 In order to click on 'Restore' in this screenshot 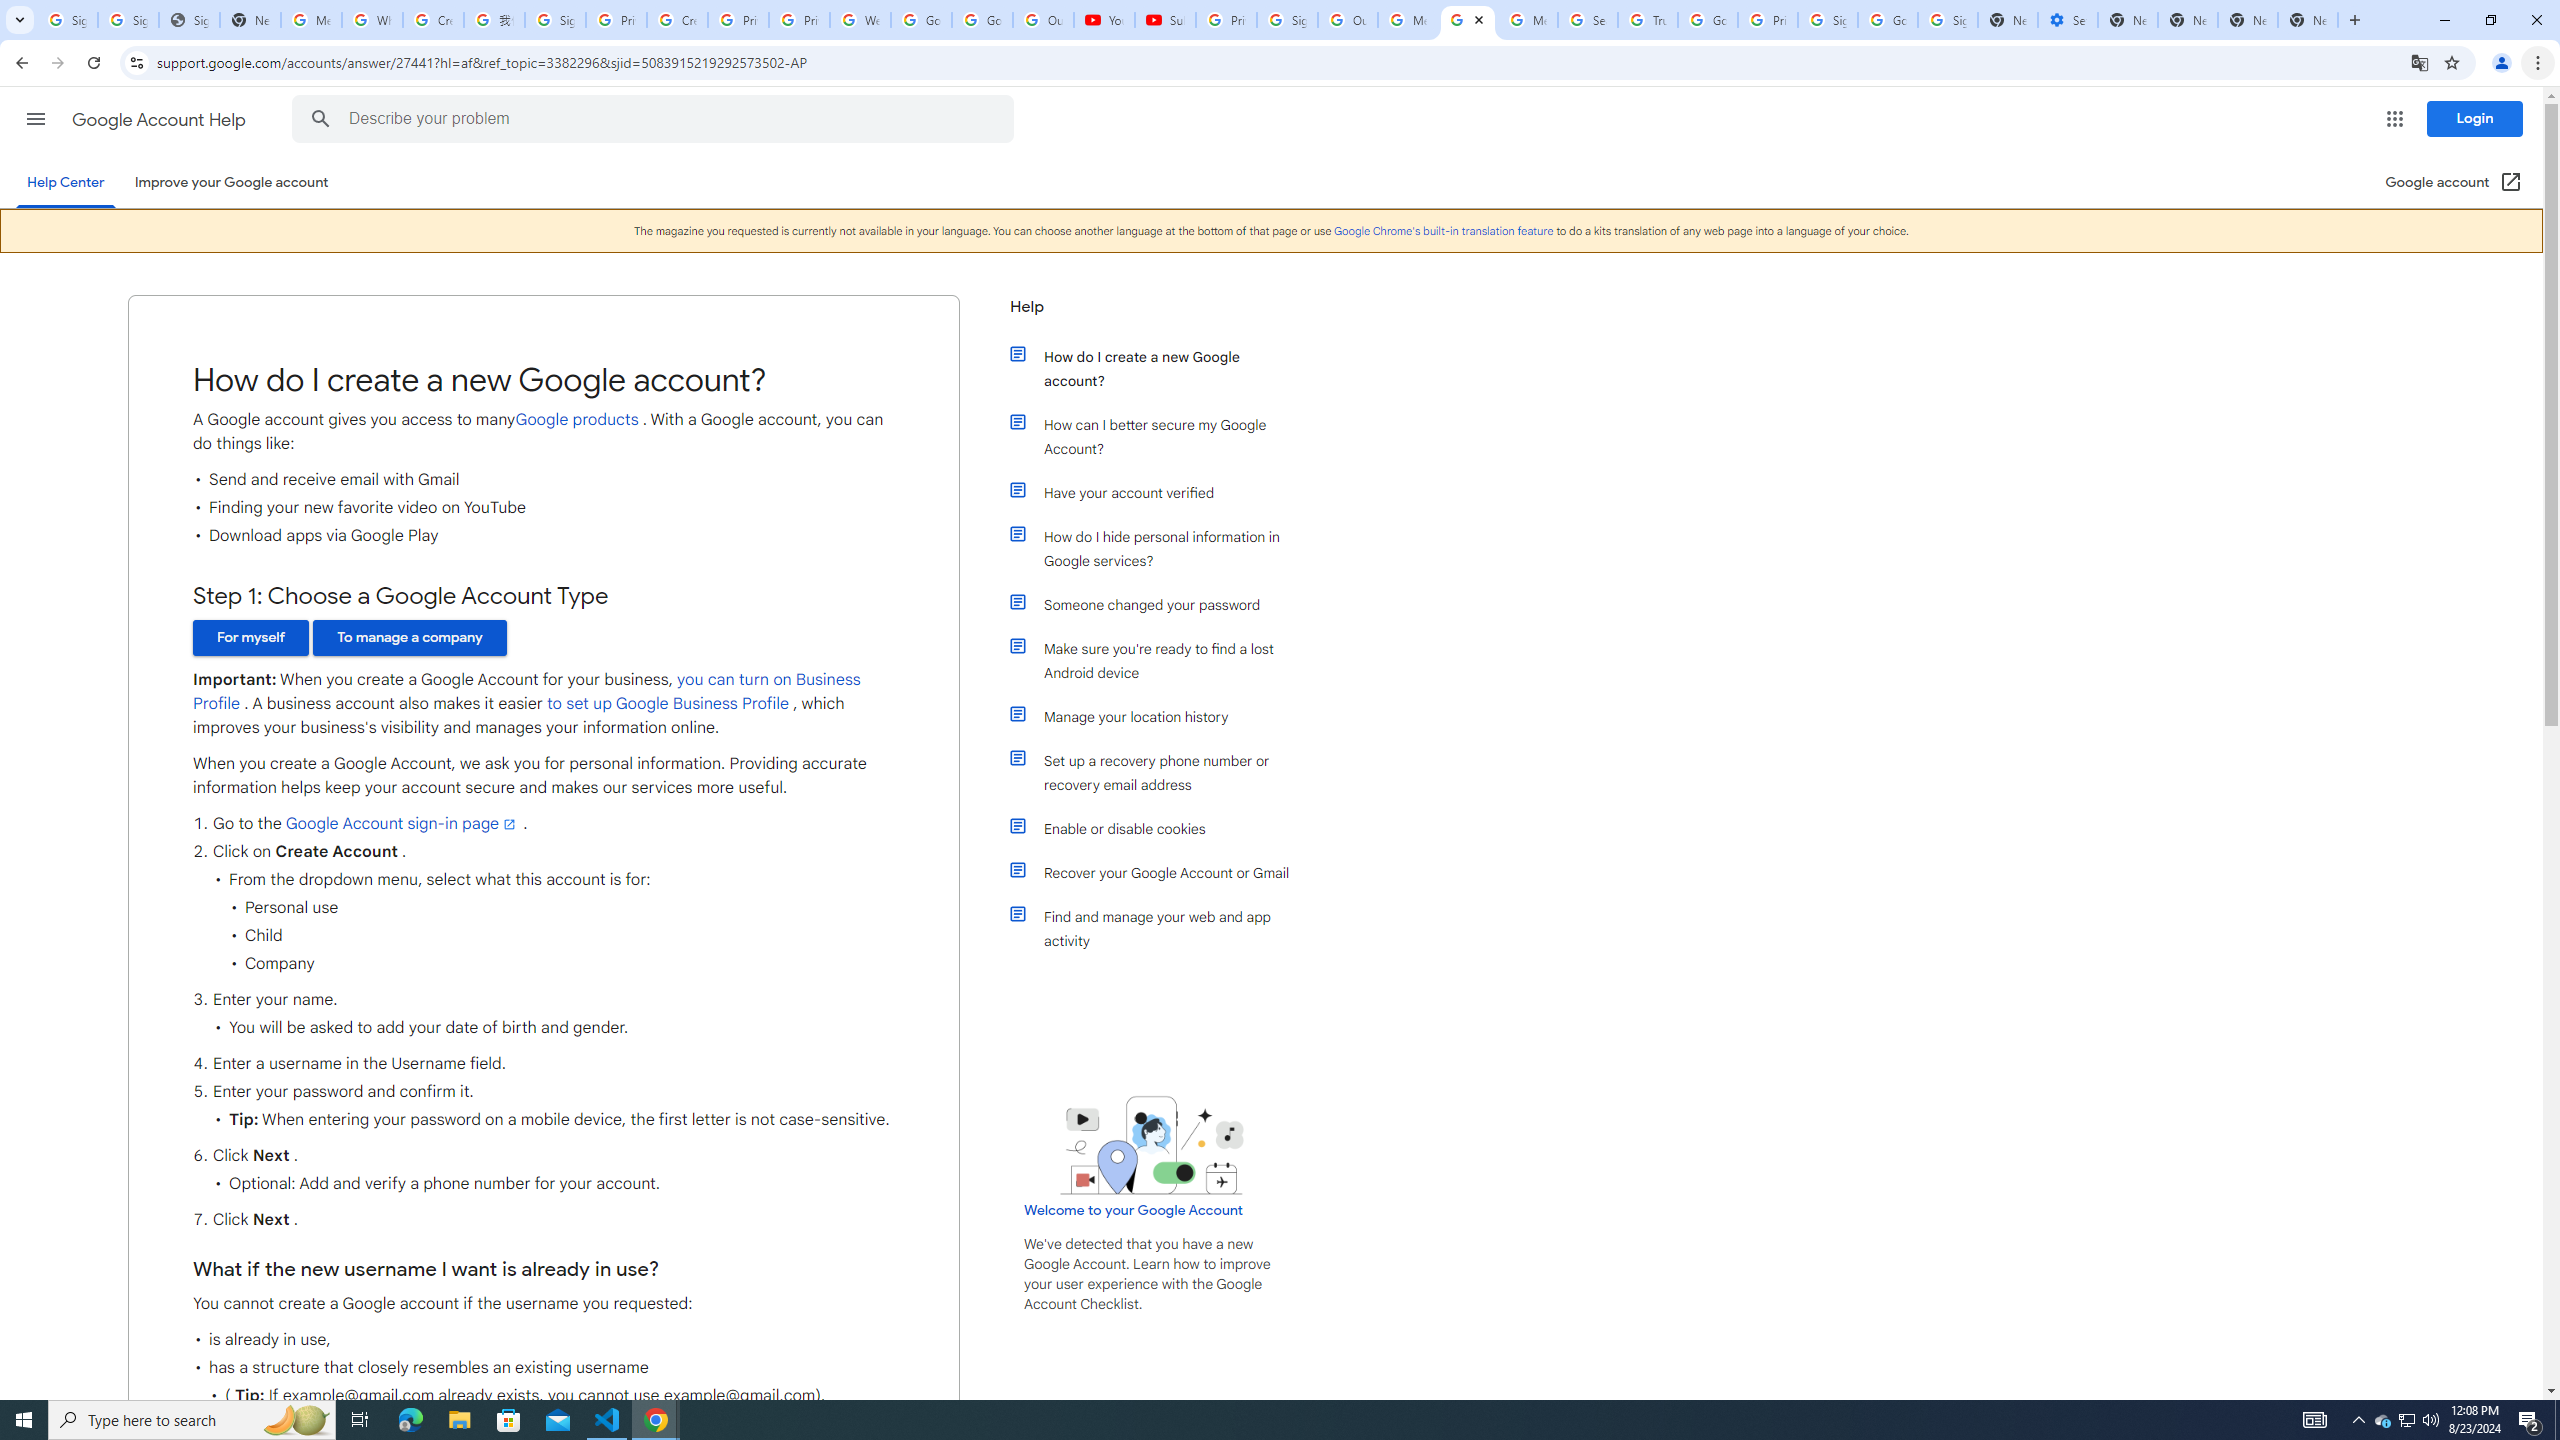, I will do `click(2490, 19)`.